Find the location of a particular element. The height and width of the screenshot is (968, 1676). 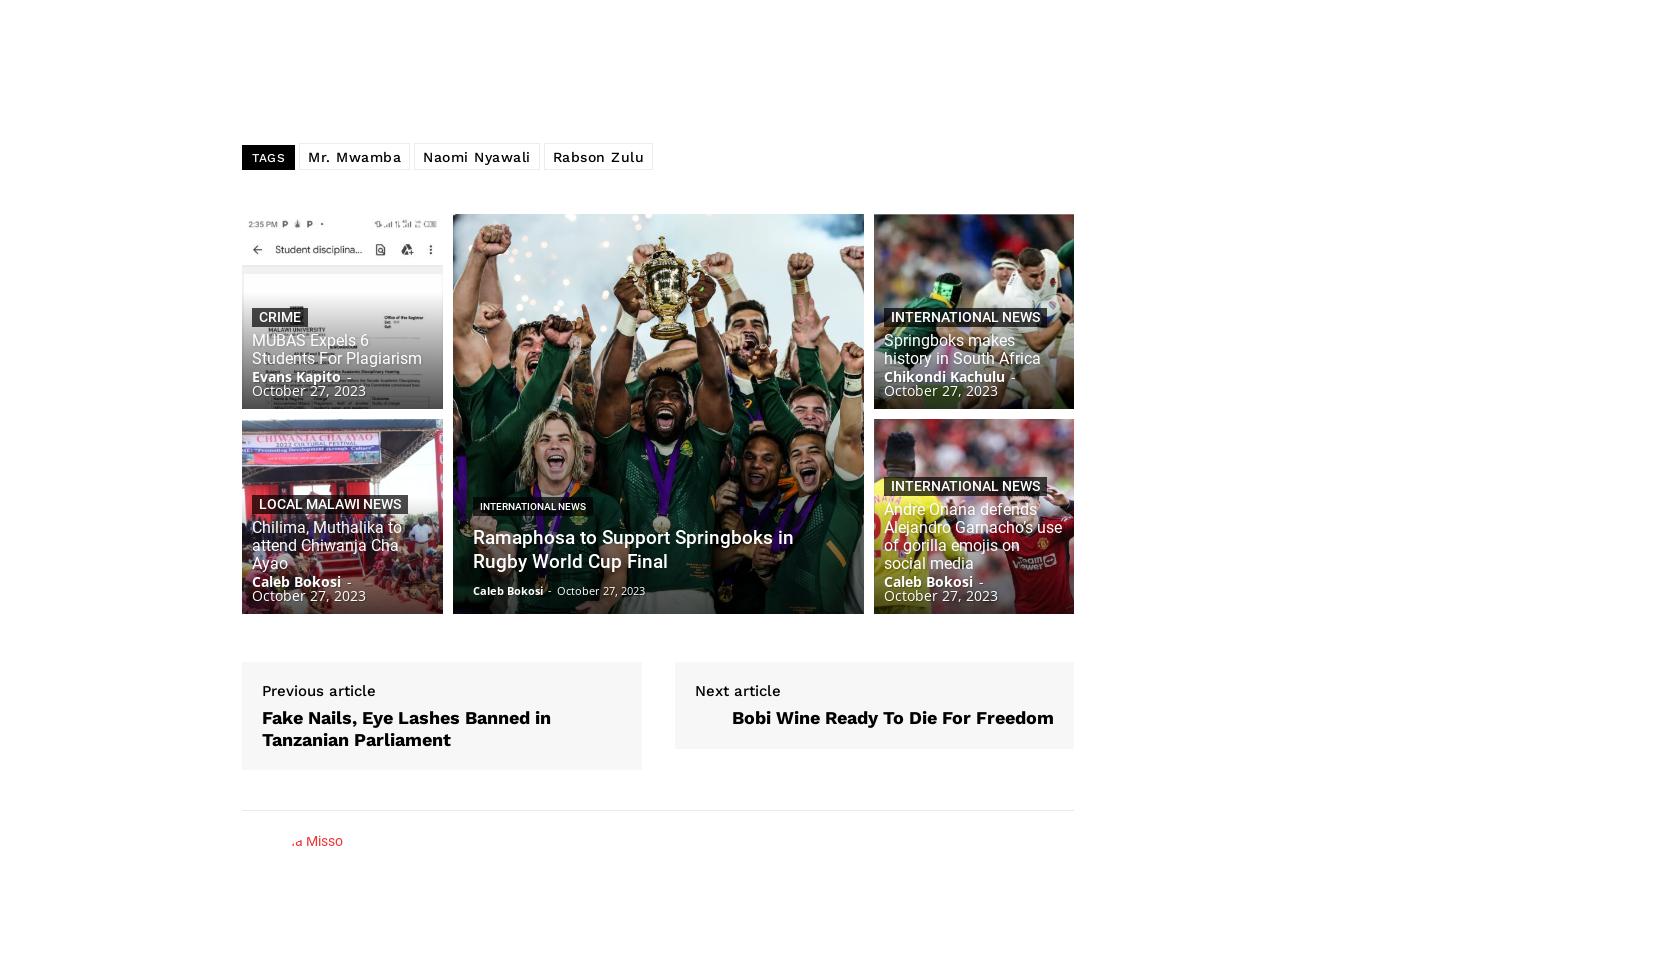

'Evans Kapito' is located at coordinates (295, 375).